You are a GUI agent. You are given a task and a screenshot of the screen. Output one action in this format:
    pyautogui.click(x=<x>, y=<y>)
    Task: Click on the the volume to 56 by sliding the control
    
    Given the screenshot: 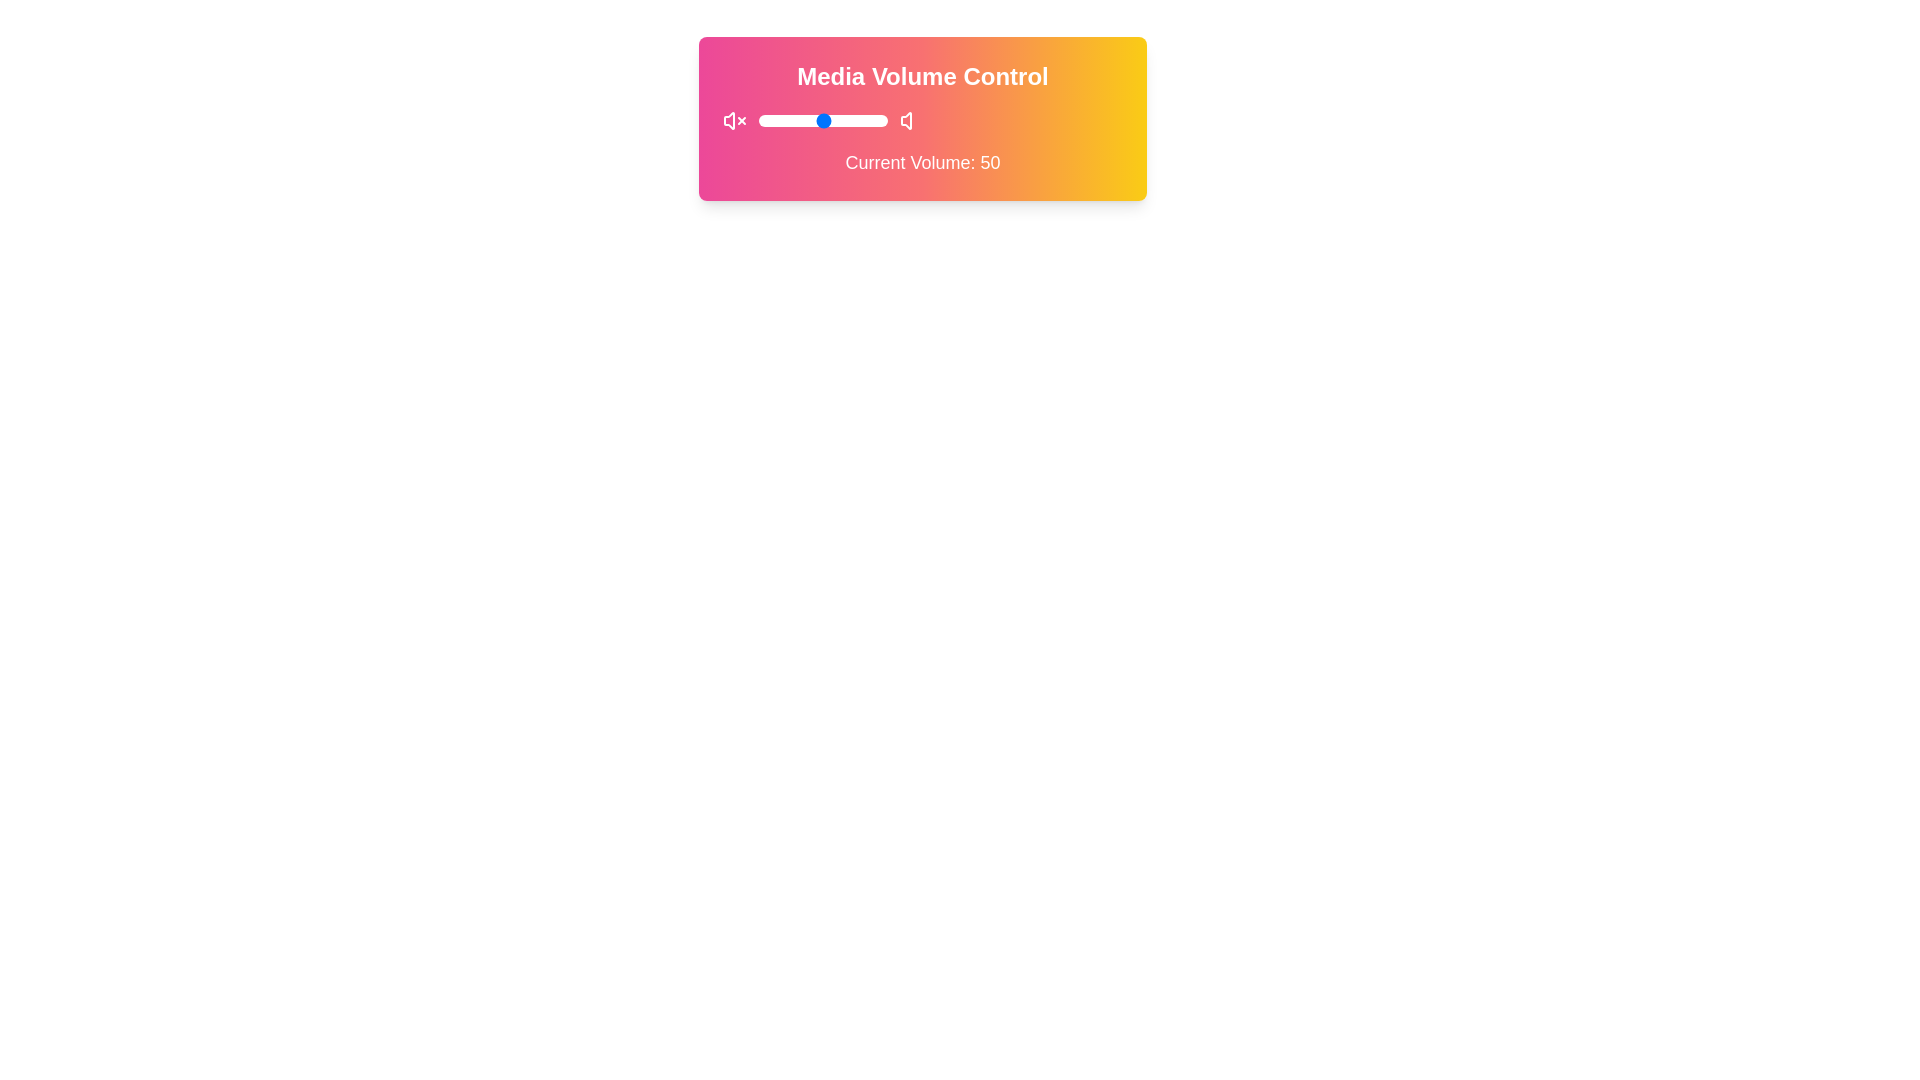 What is the action you would take?
    pyautogui.click(x=831, y=120)
    